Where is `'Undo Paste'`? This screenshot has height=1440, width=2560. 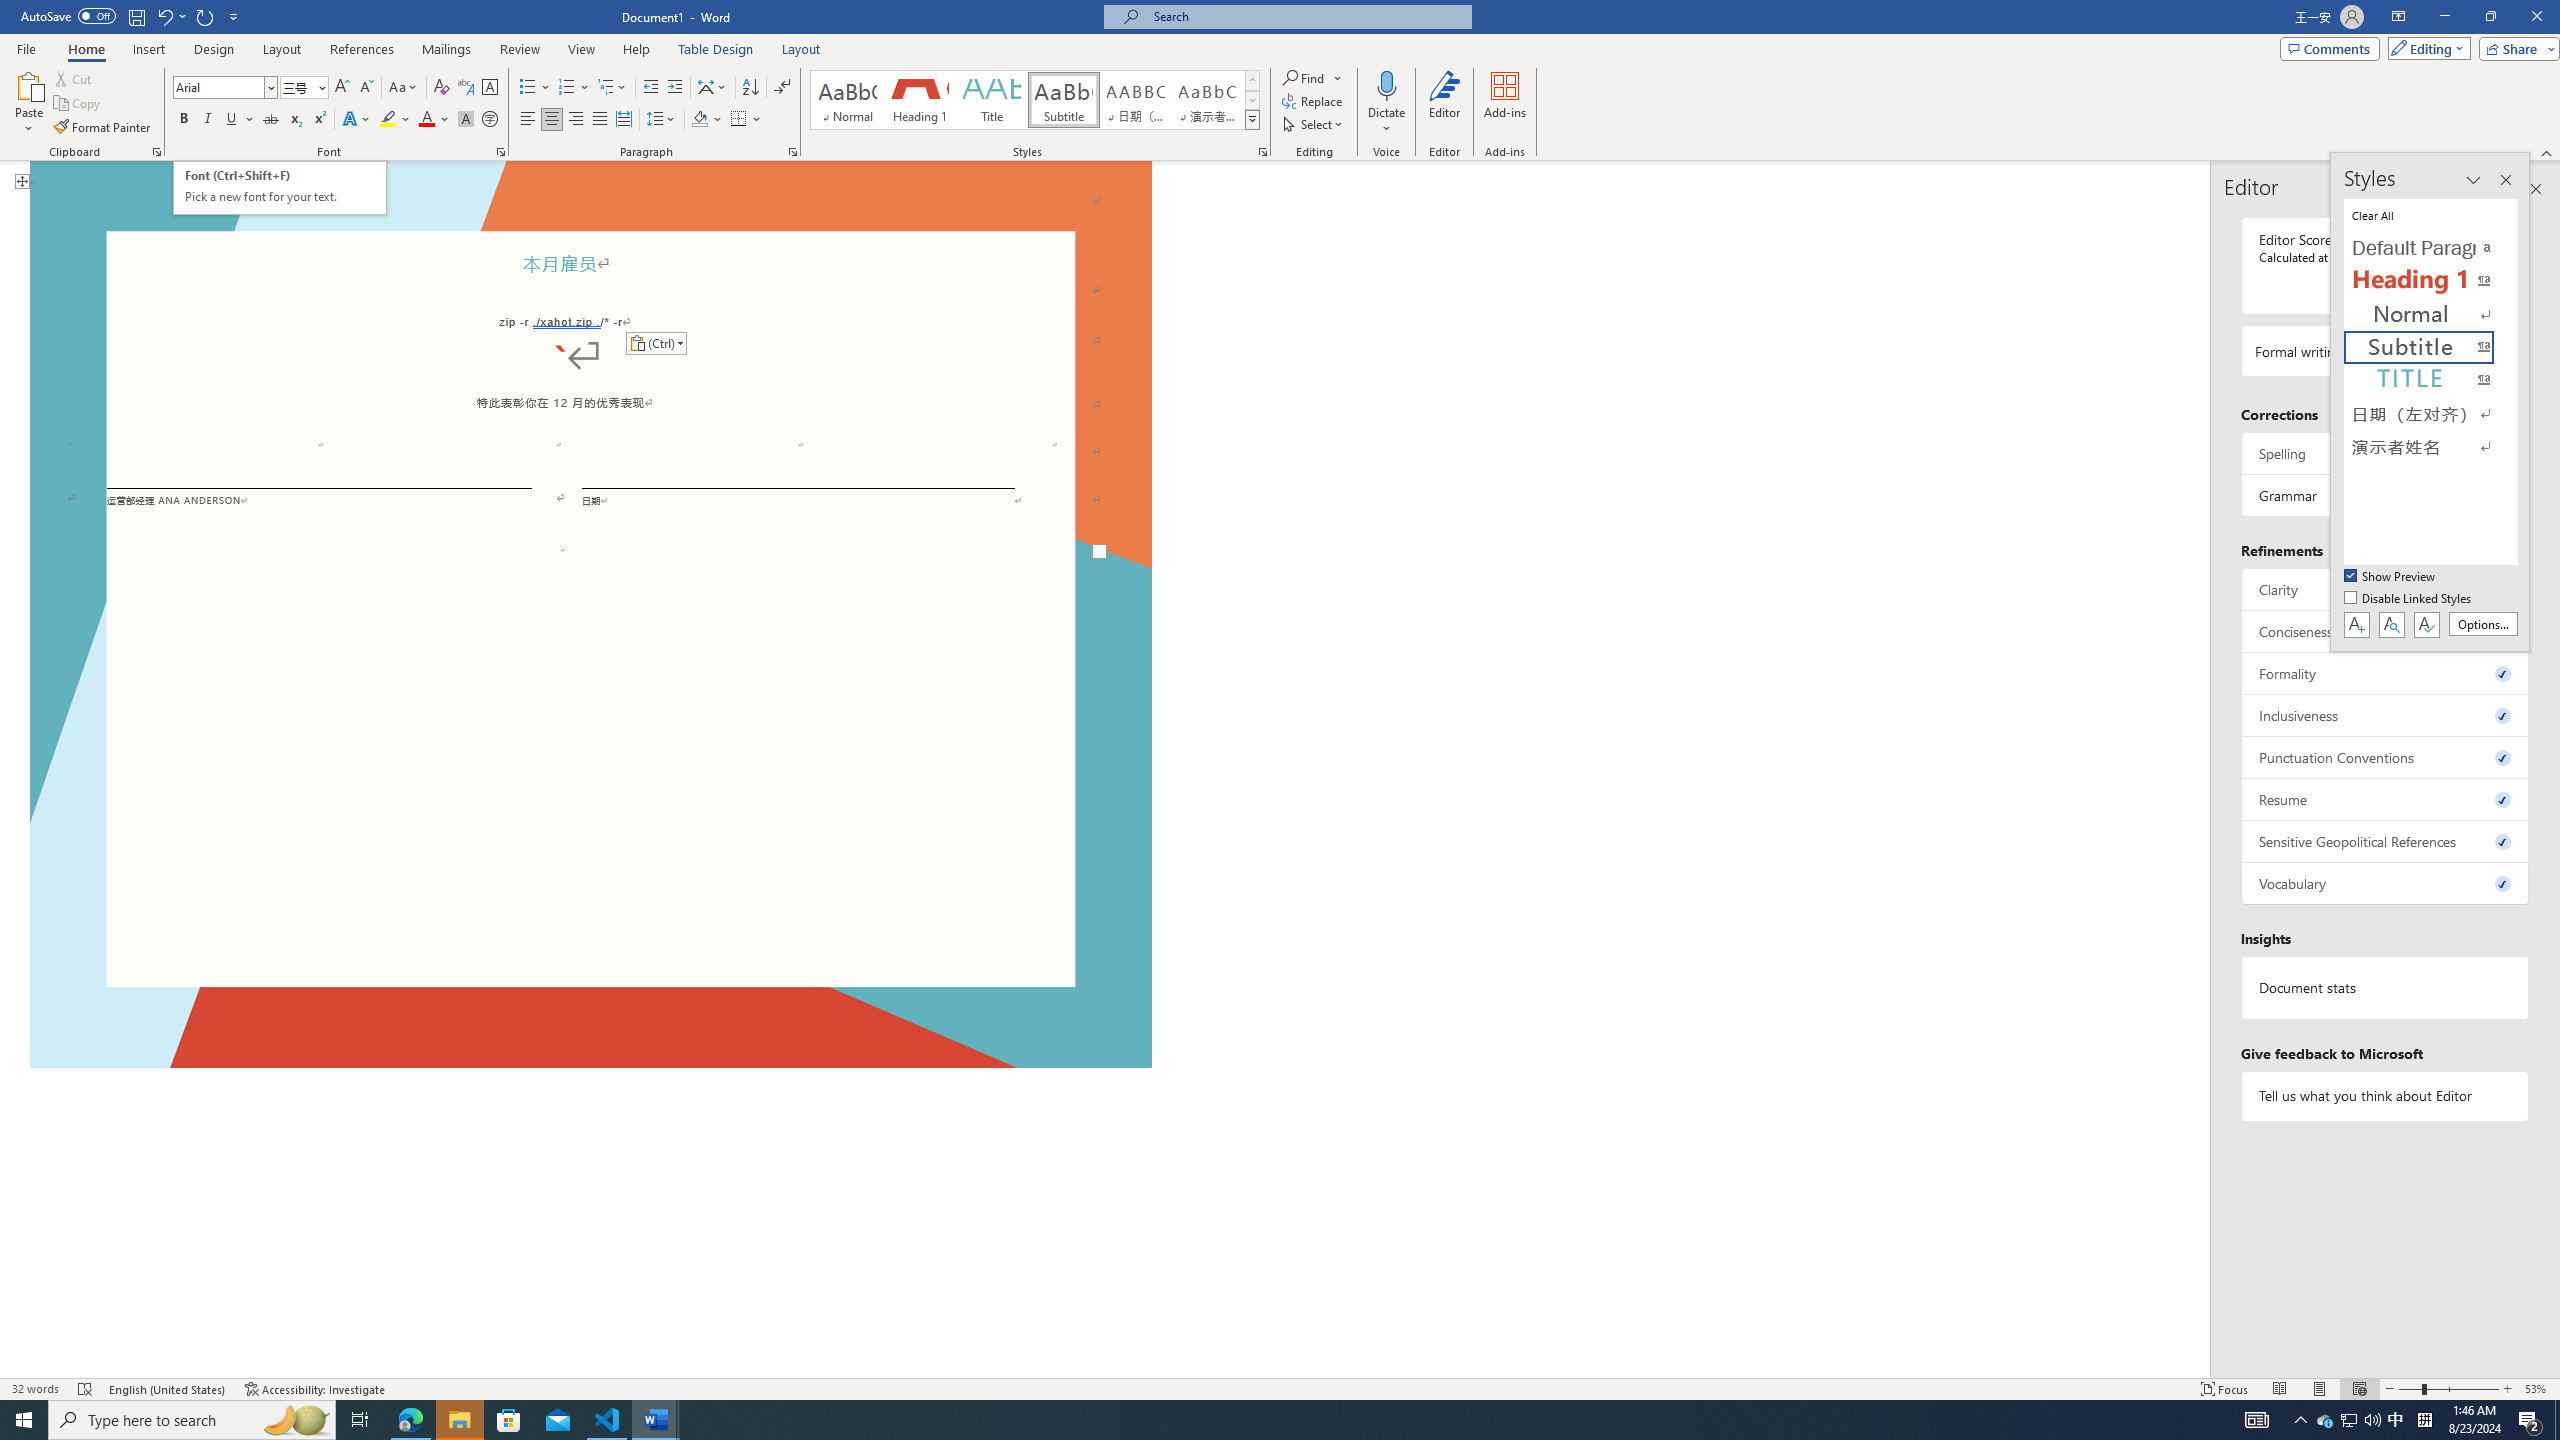 'Undo Paste' is located at coordinates (163, 15).